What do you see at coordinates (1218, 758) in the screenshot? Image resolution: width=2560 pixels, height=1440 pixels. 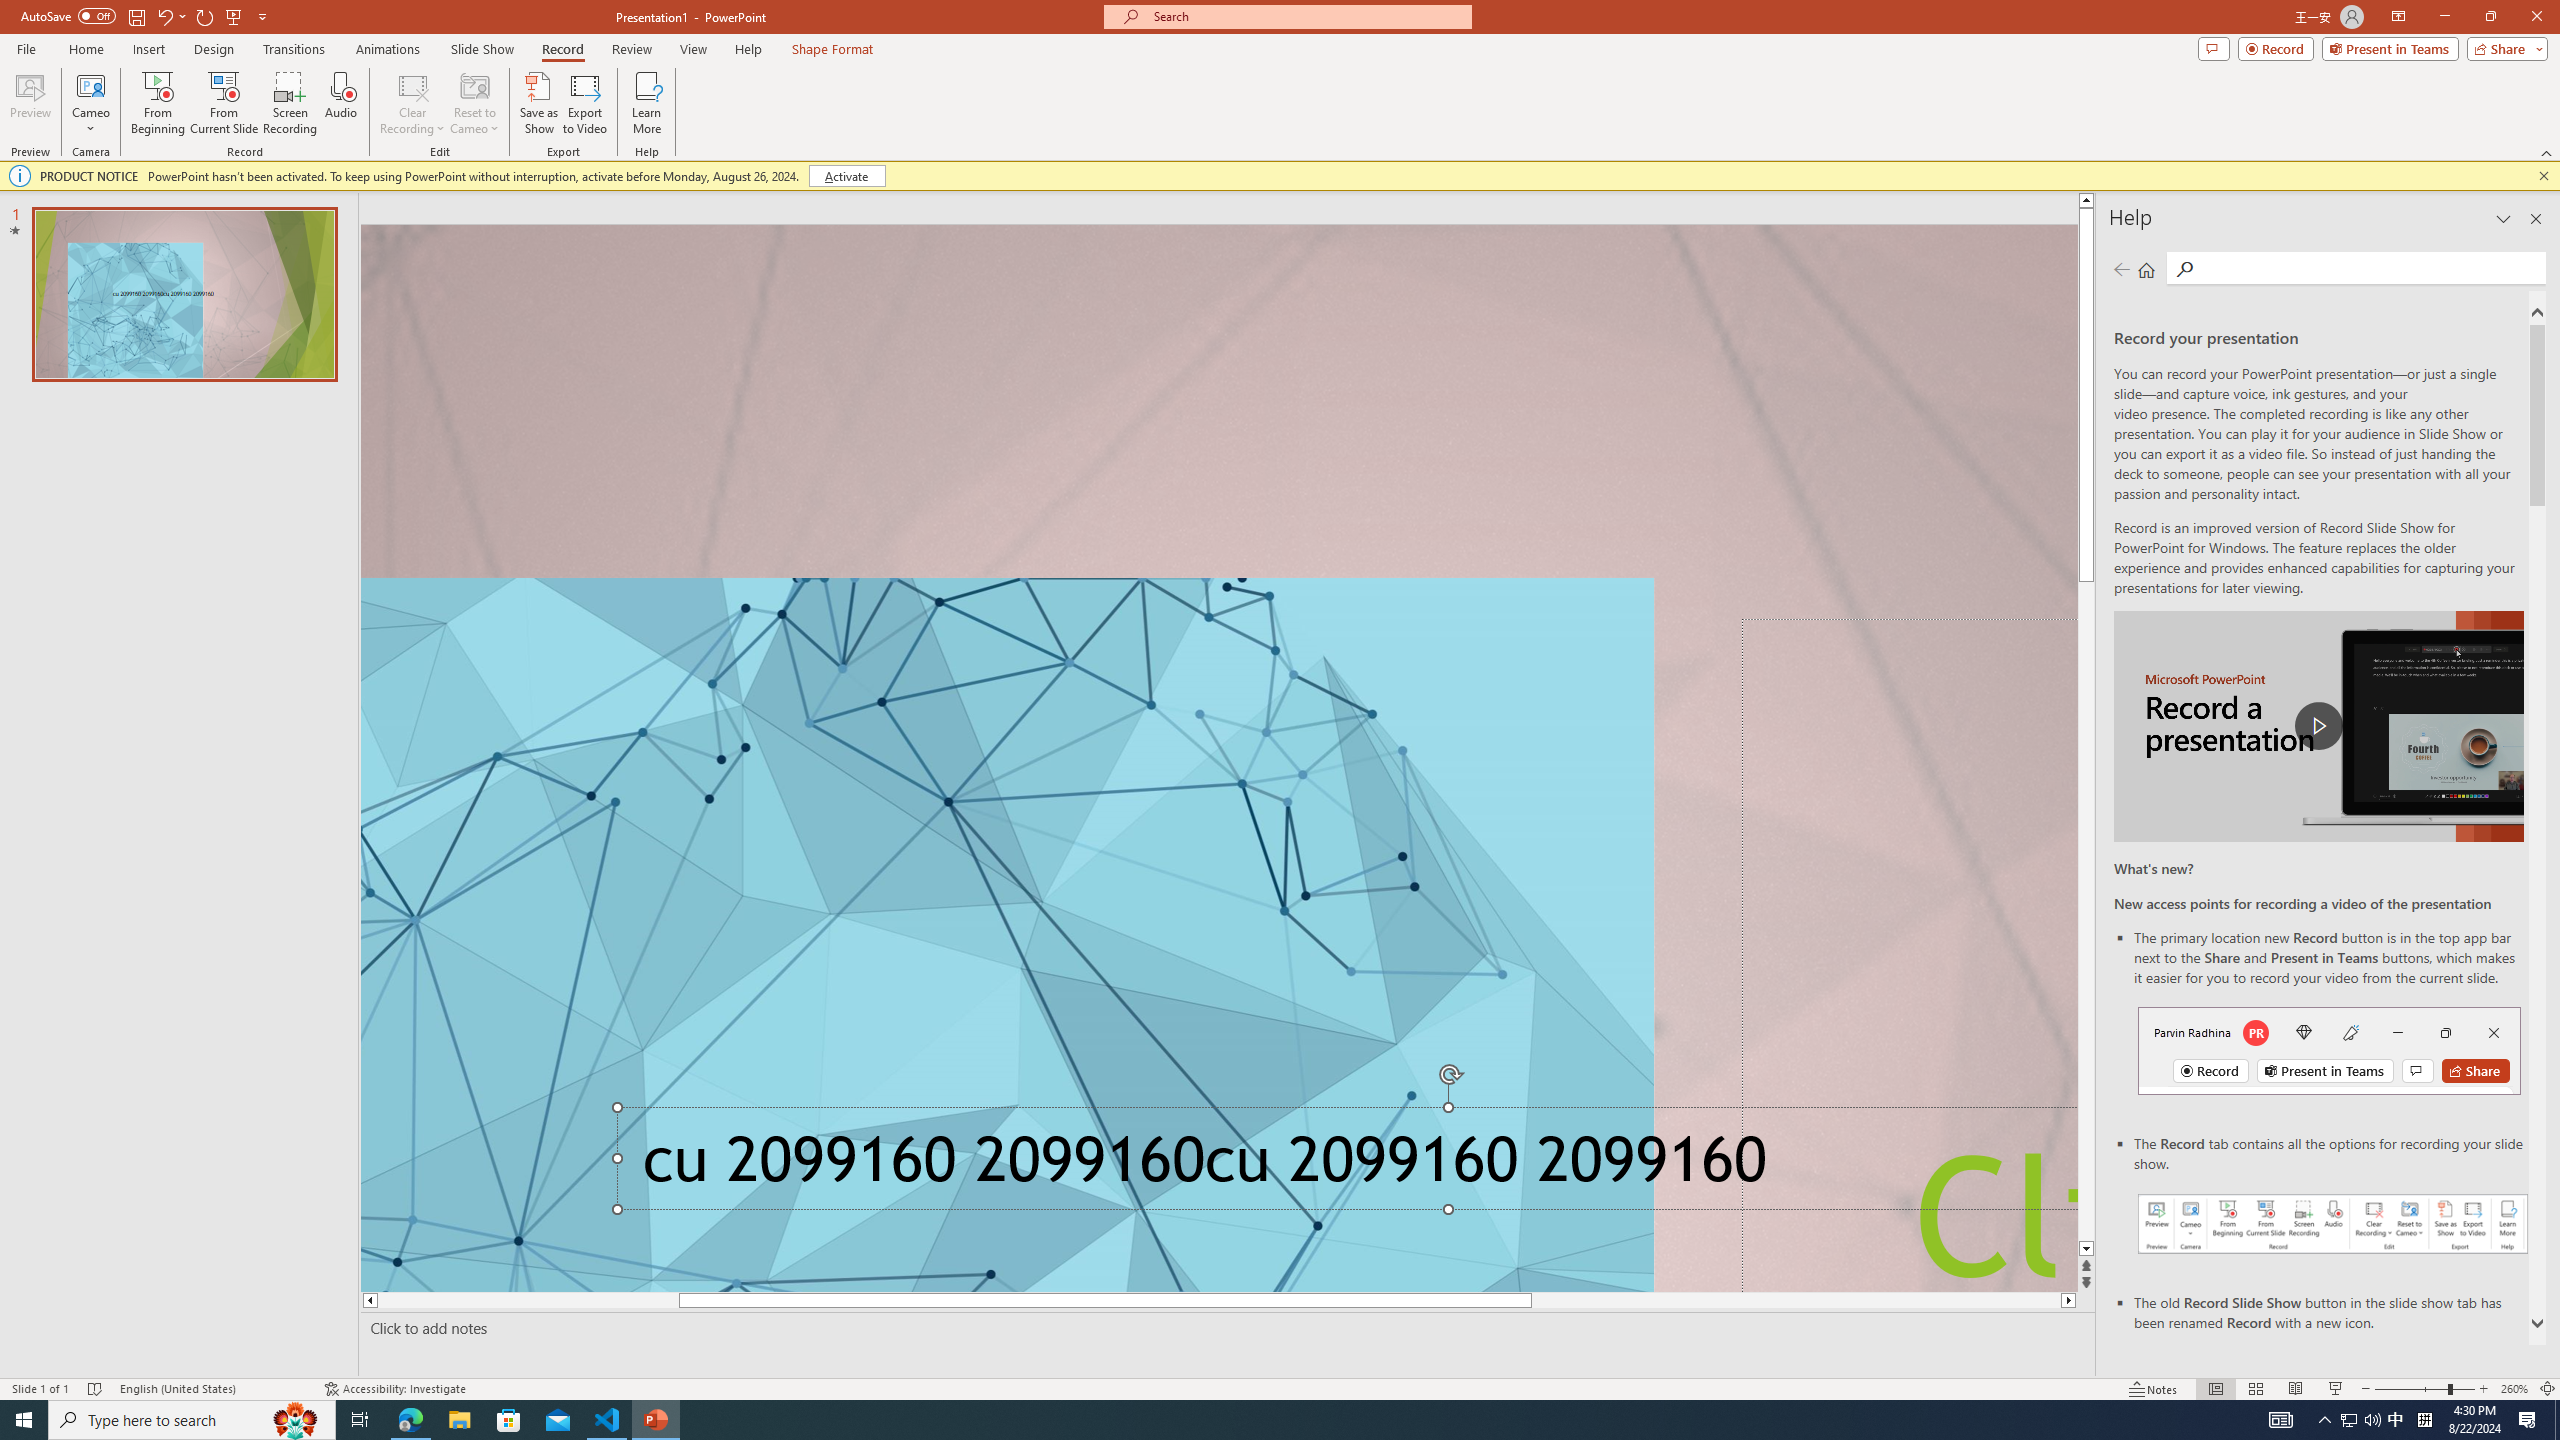 I see `'An abstract genetic concept'` at bounding box center [1218, 758].